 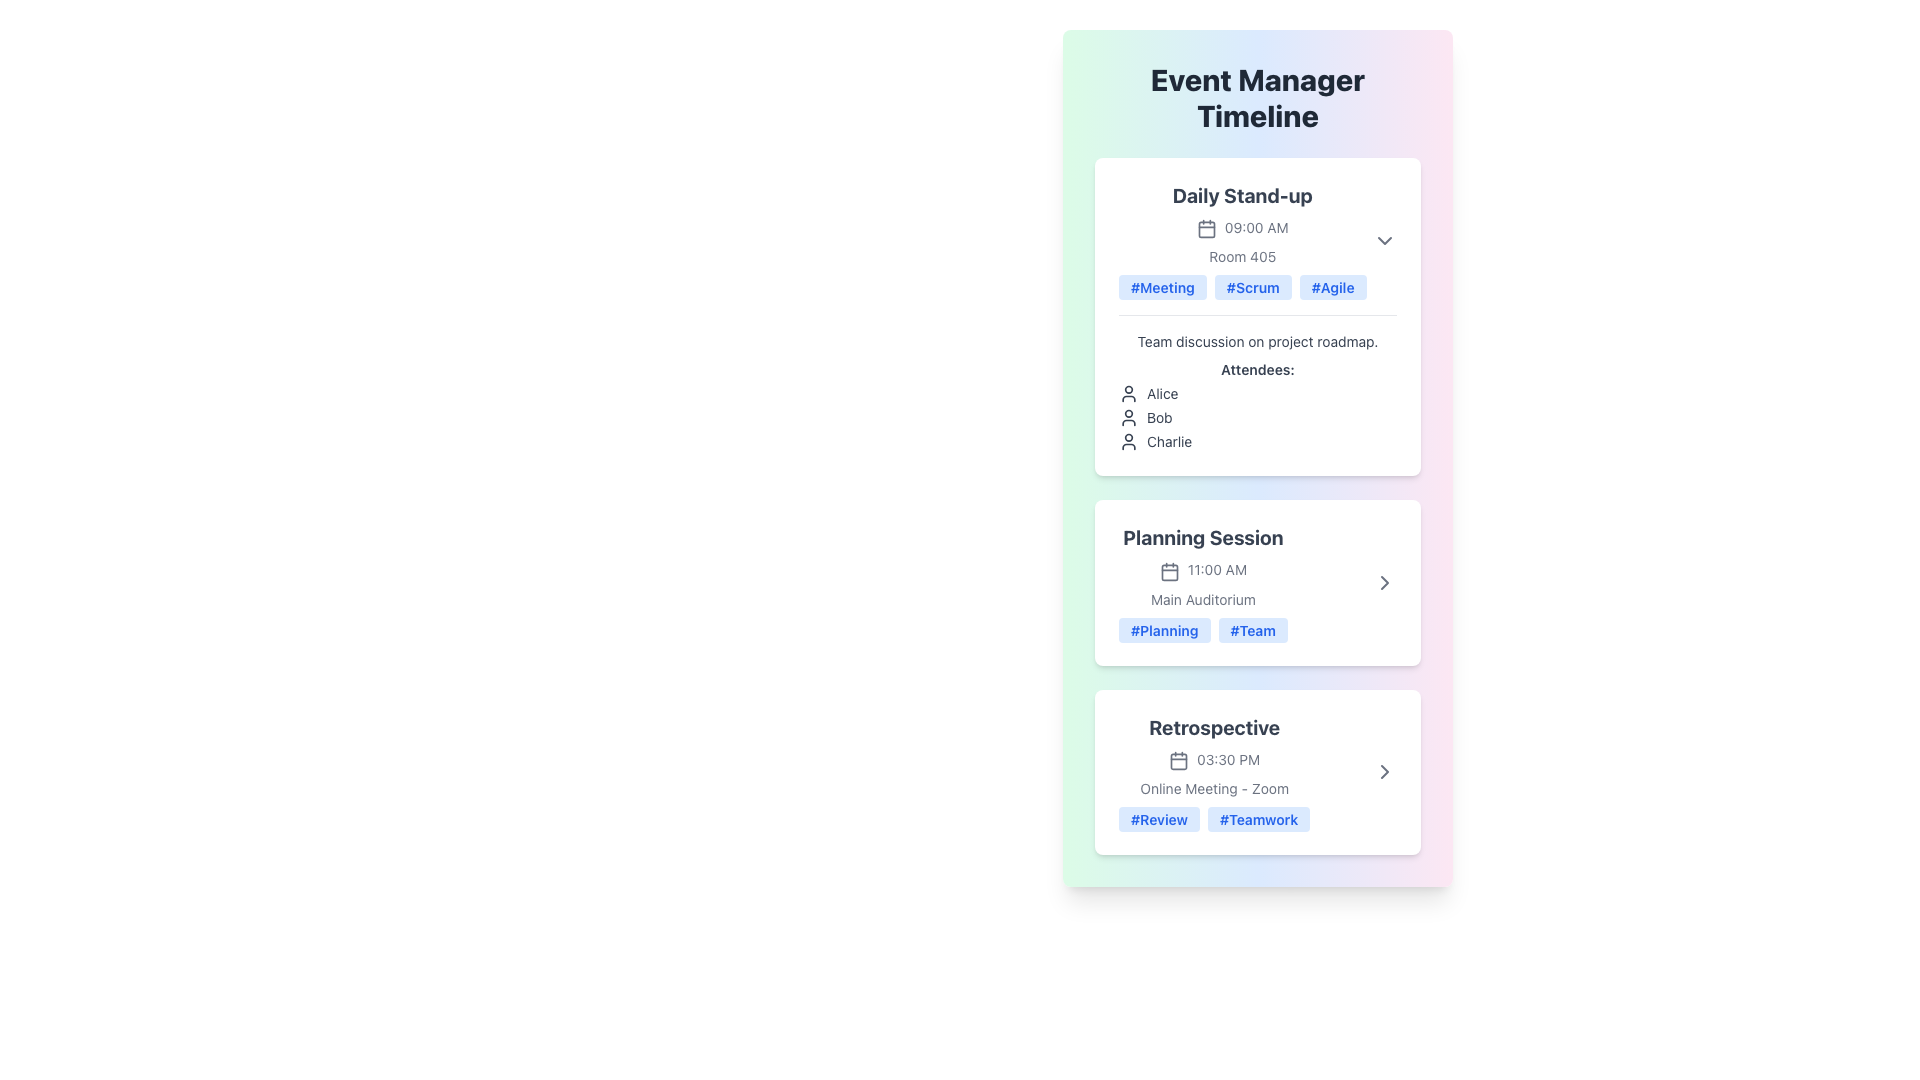 What do you see at coordinates (1252, 630) in the screenshot?
I see `the '#Team' tag with a blue background and rounded corners located at the bottom of the 'Planning Session' card` at bounding box center [1252, 630].